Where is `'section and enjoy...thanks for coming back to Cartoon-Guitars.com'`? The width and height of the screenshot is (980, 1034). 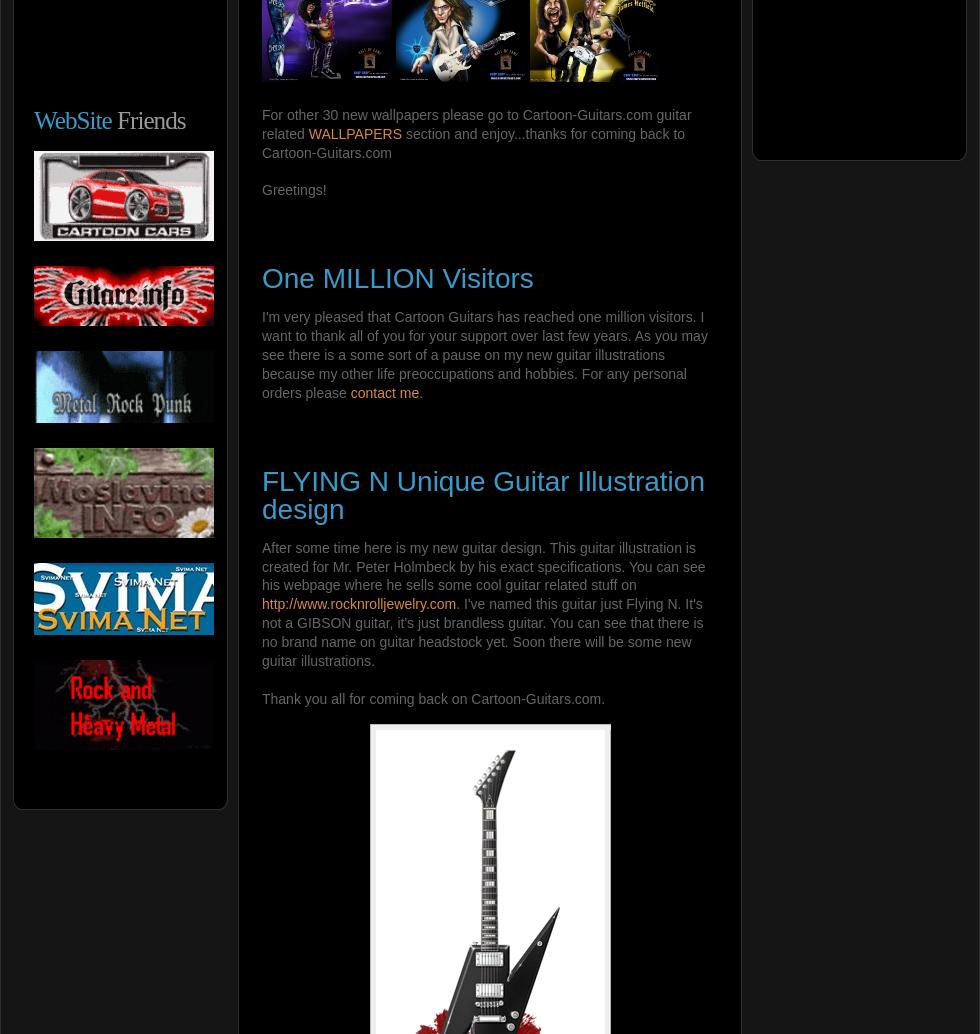 'section and enjoy...thanks for coming back to Cartoon-Guitars.com' is located at coordinates (261, 142).